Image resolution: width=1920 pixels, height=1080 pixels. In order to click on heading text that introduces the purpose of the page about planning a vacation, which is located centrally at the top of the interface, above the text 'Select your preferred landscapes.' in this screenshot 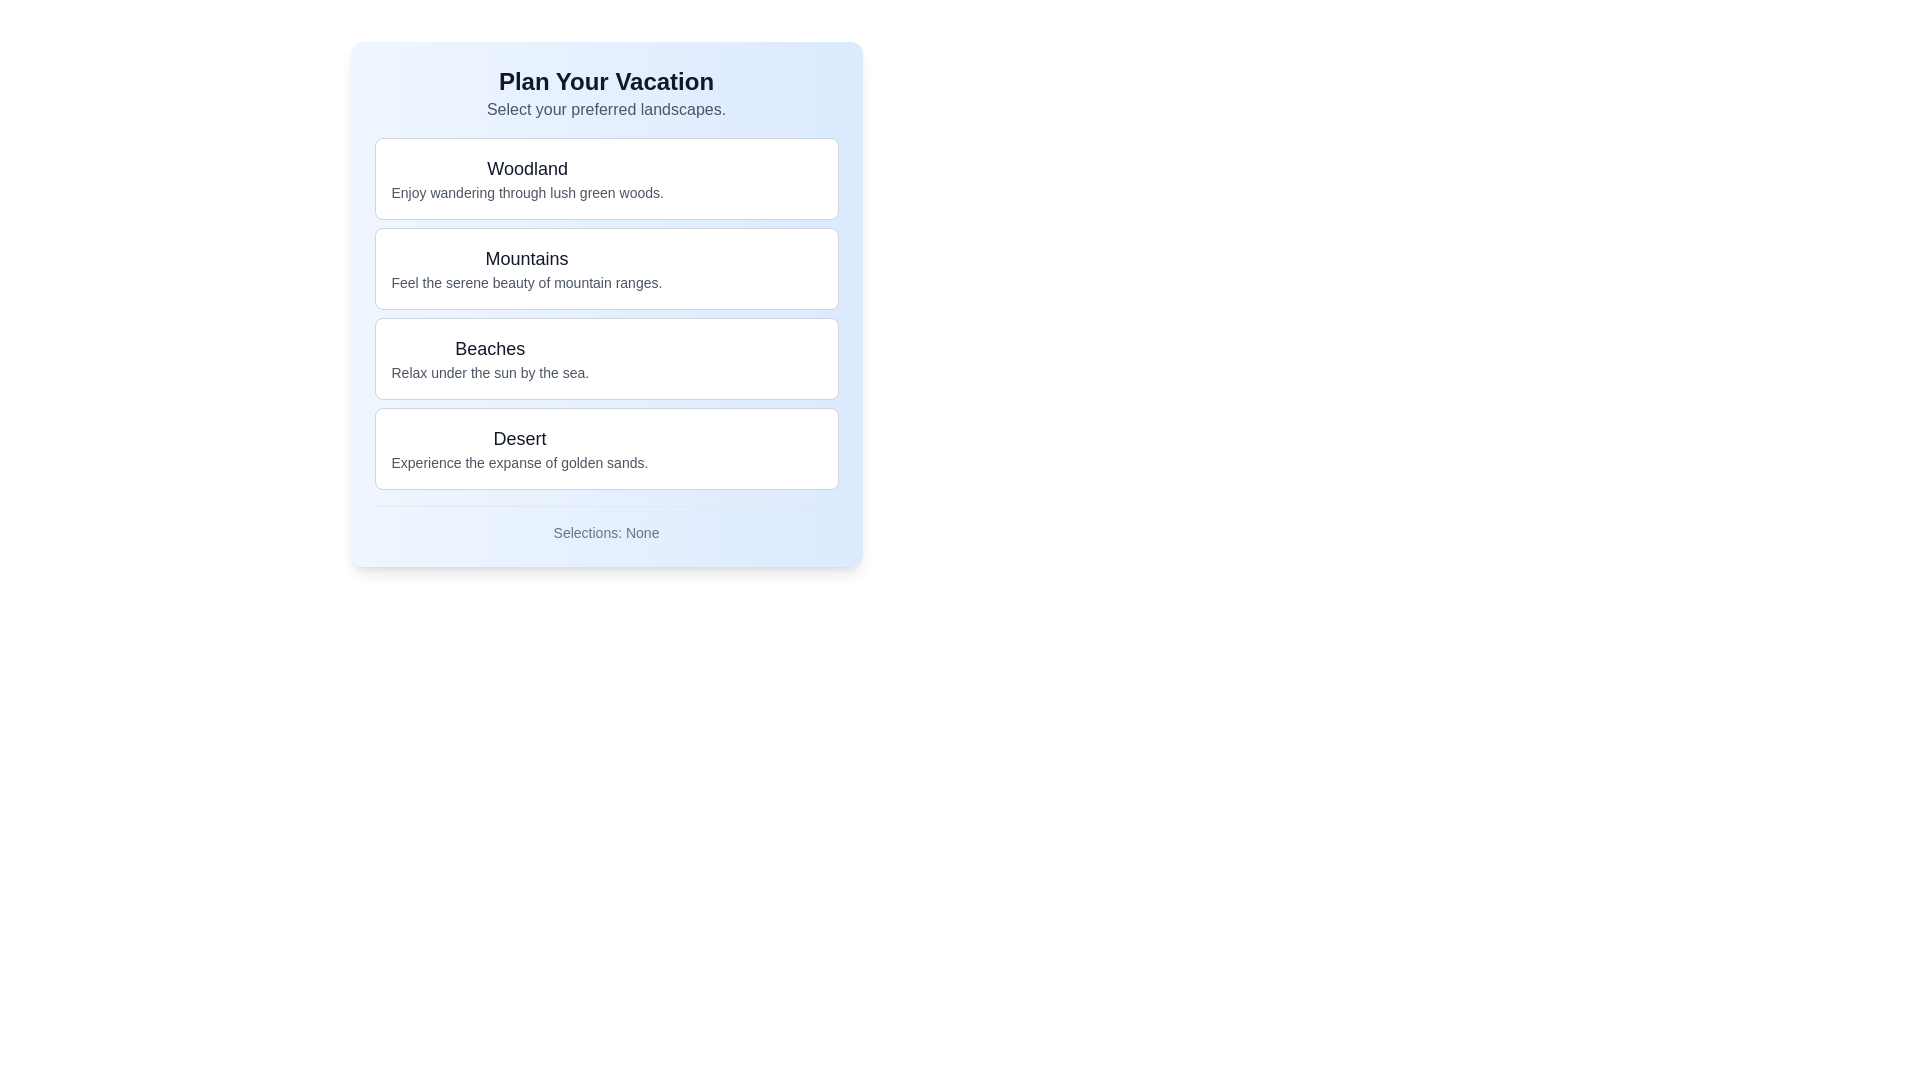, I will do `click(605, 80)`.